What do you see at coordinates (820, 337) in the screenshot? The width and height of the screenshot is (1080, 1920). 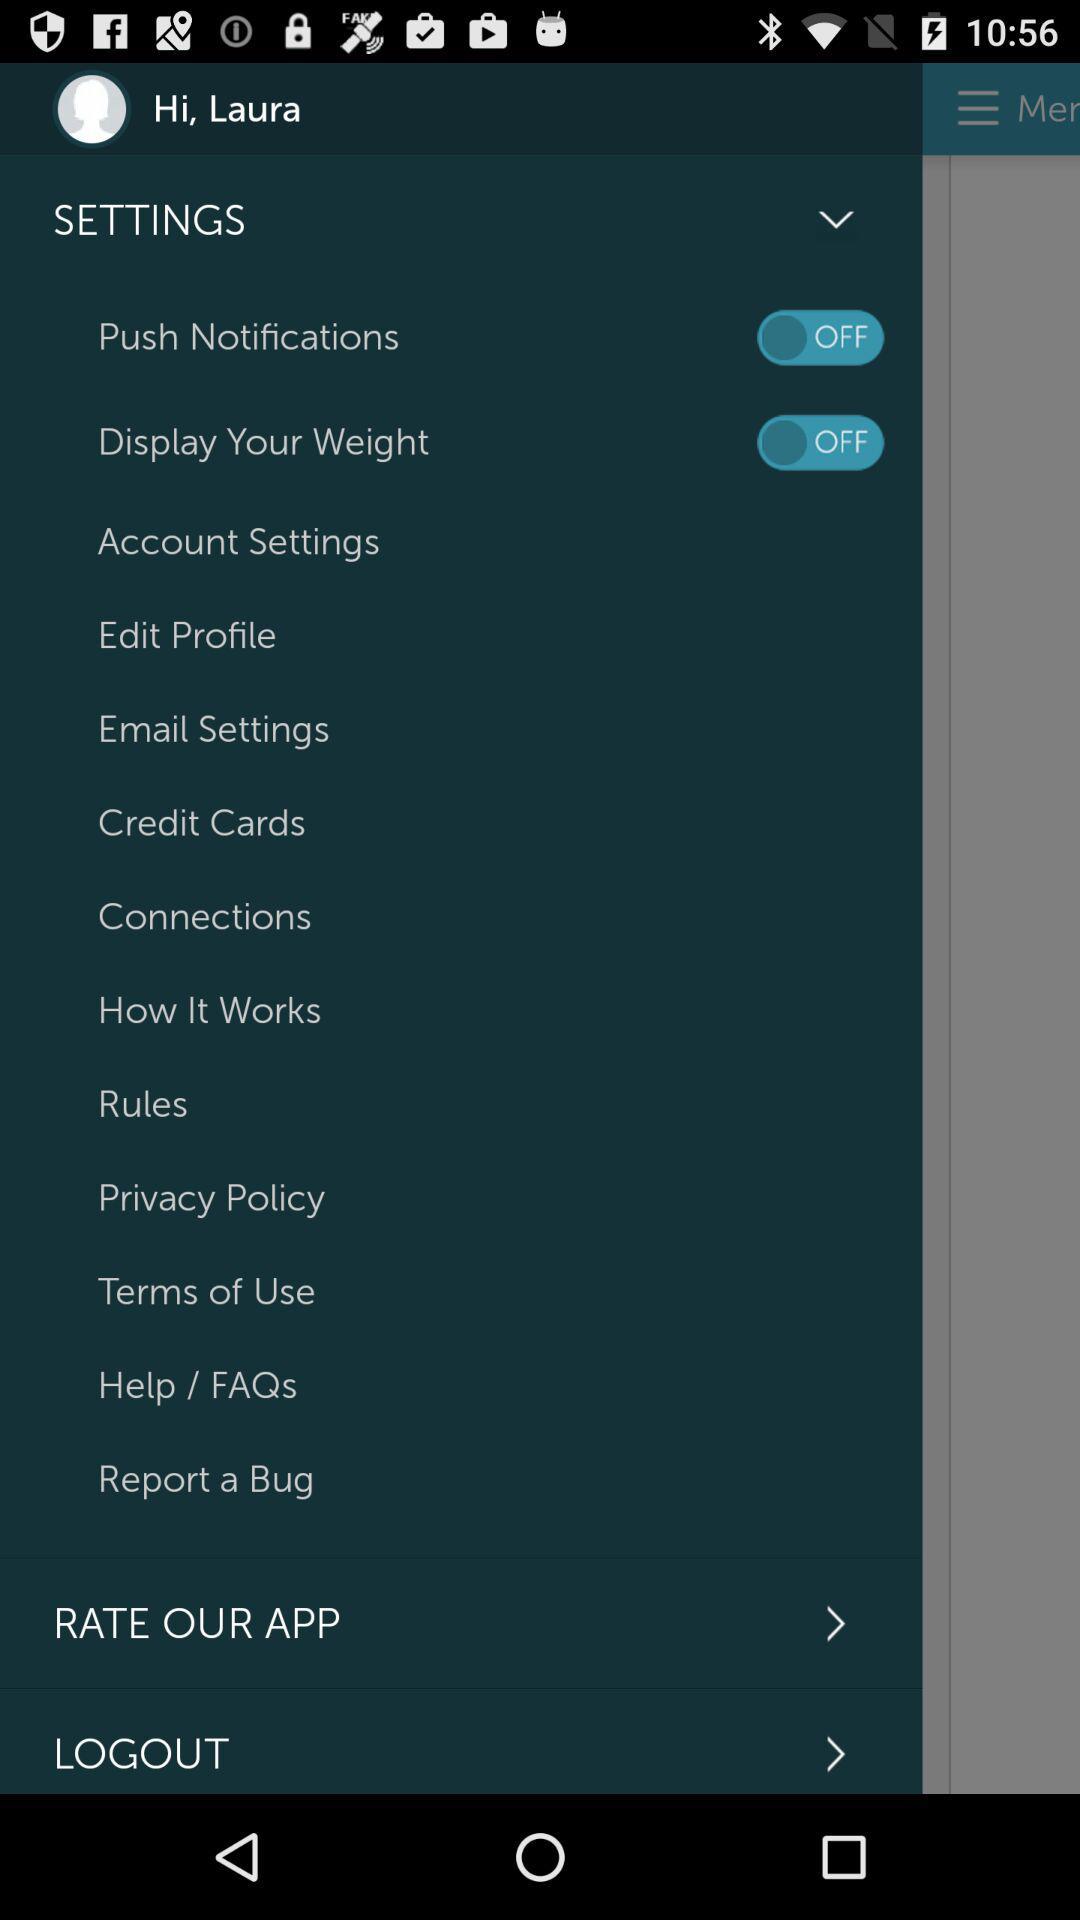 I see `push up notifications switch on/off button` at bounding box center [820, 337].